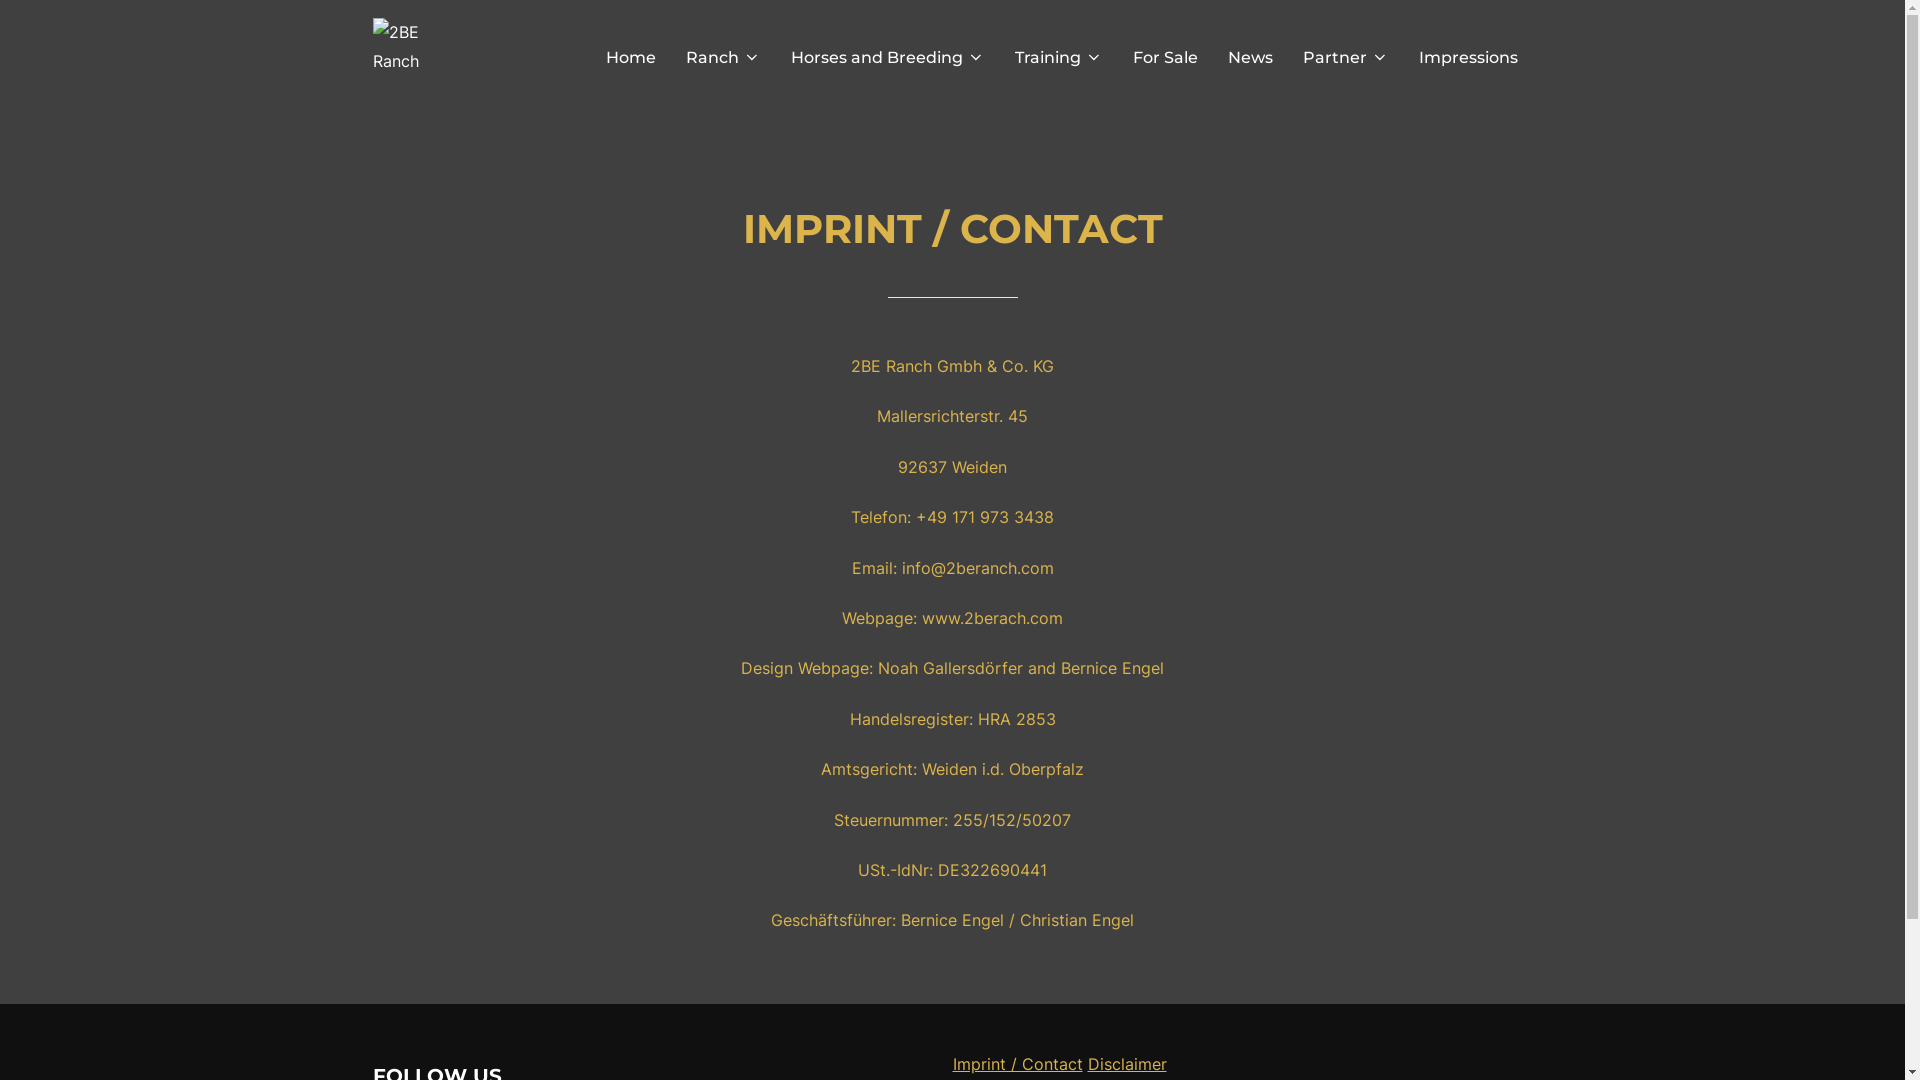 Image resolution: width=1920 pixels, height=1080 pixels. What do you see at coordinates (722, 56) in the screenshot?
I see `'Ranch'` at bounding box center [722, 56].